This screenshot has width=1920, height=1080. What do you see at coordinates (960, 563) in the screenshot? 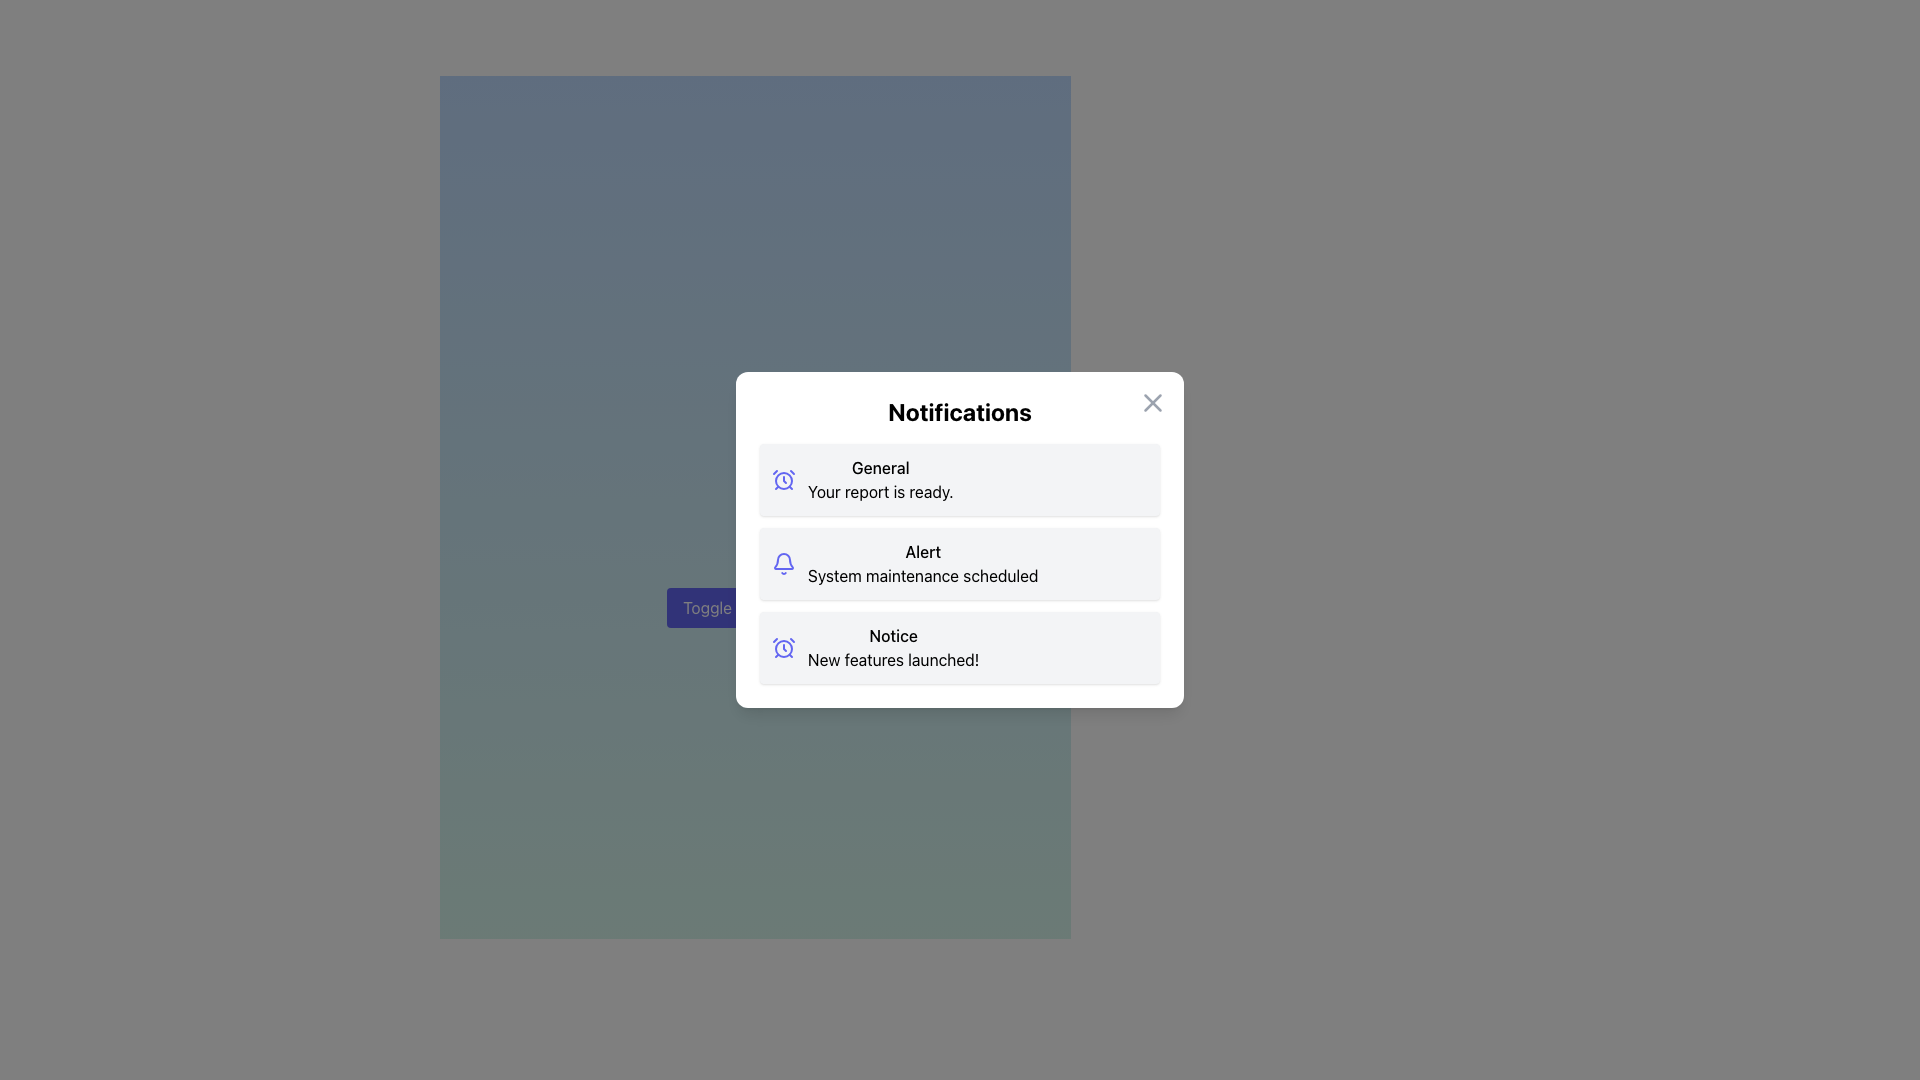
I see `the second notification item which has a light gray background, rounded corners, and contains a purple bell icon with the text 'Alert' and 'System maintenance scheduled'` at bounding box center [960, 563].